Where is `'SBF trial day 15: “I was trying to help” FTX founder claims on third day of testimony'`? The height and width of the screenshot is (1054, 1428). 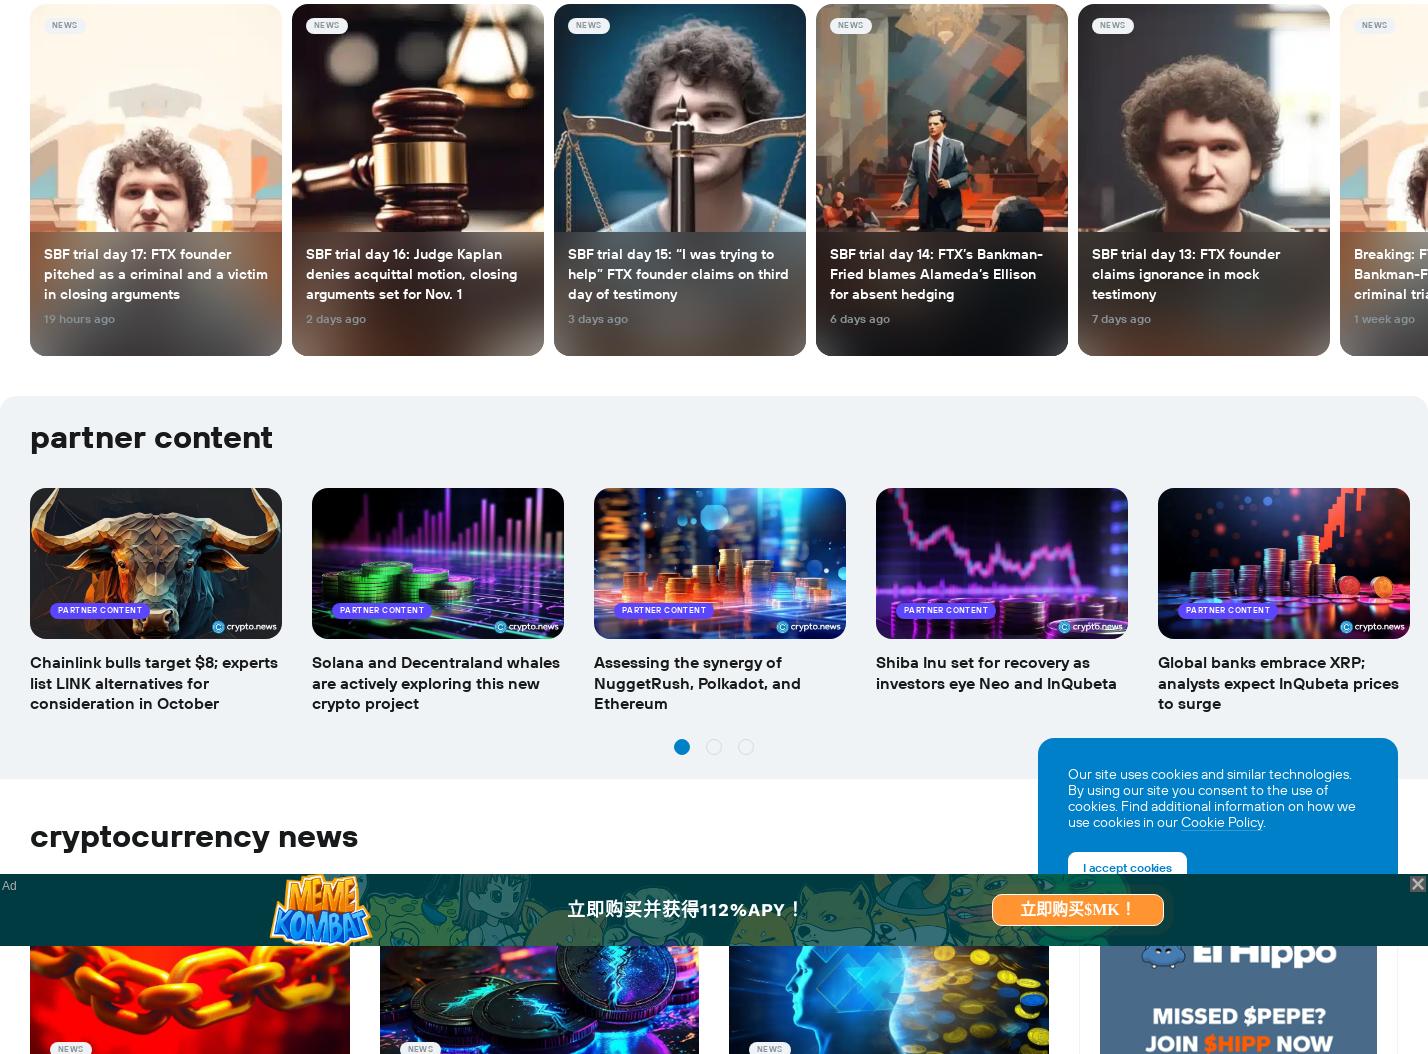
'SBF trial day 15: “I was trying to help” FTX founder claims on third day of testimony' is located at coordinates (678, 273).